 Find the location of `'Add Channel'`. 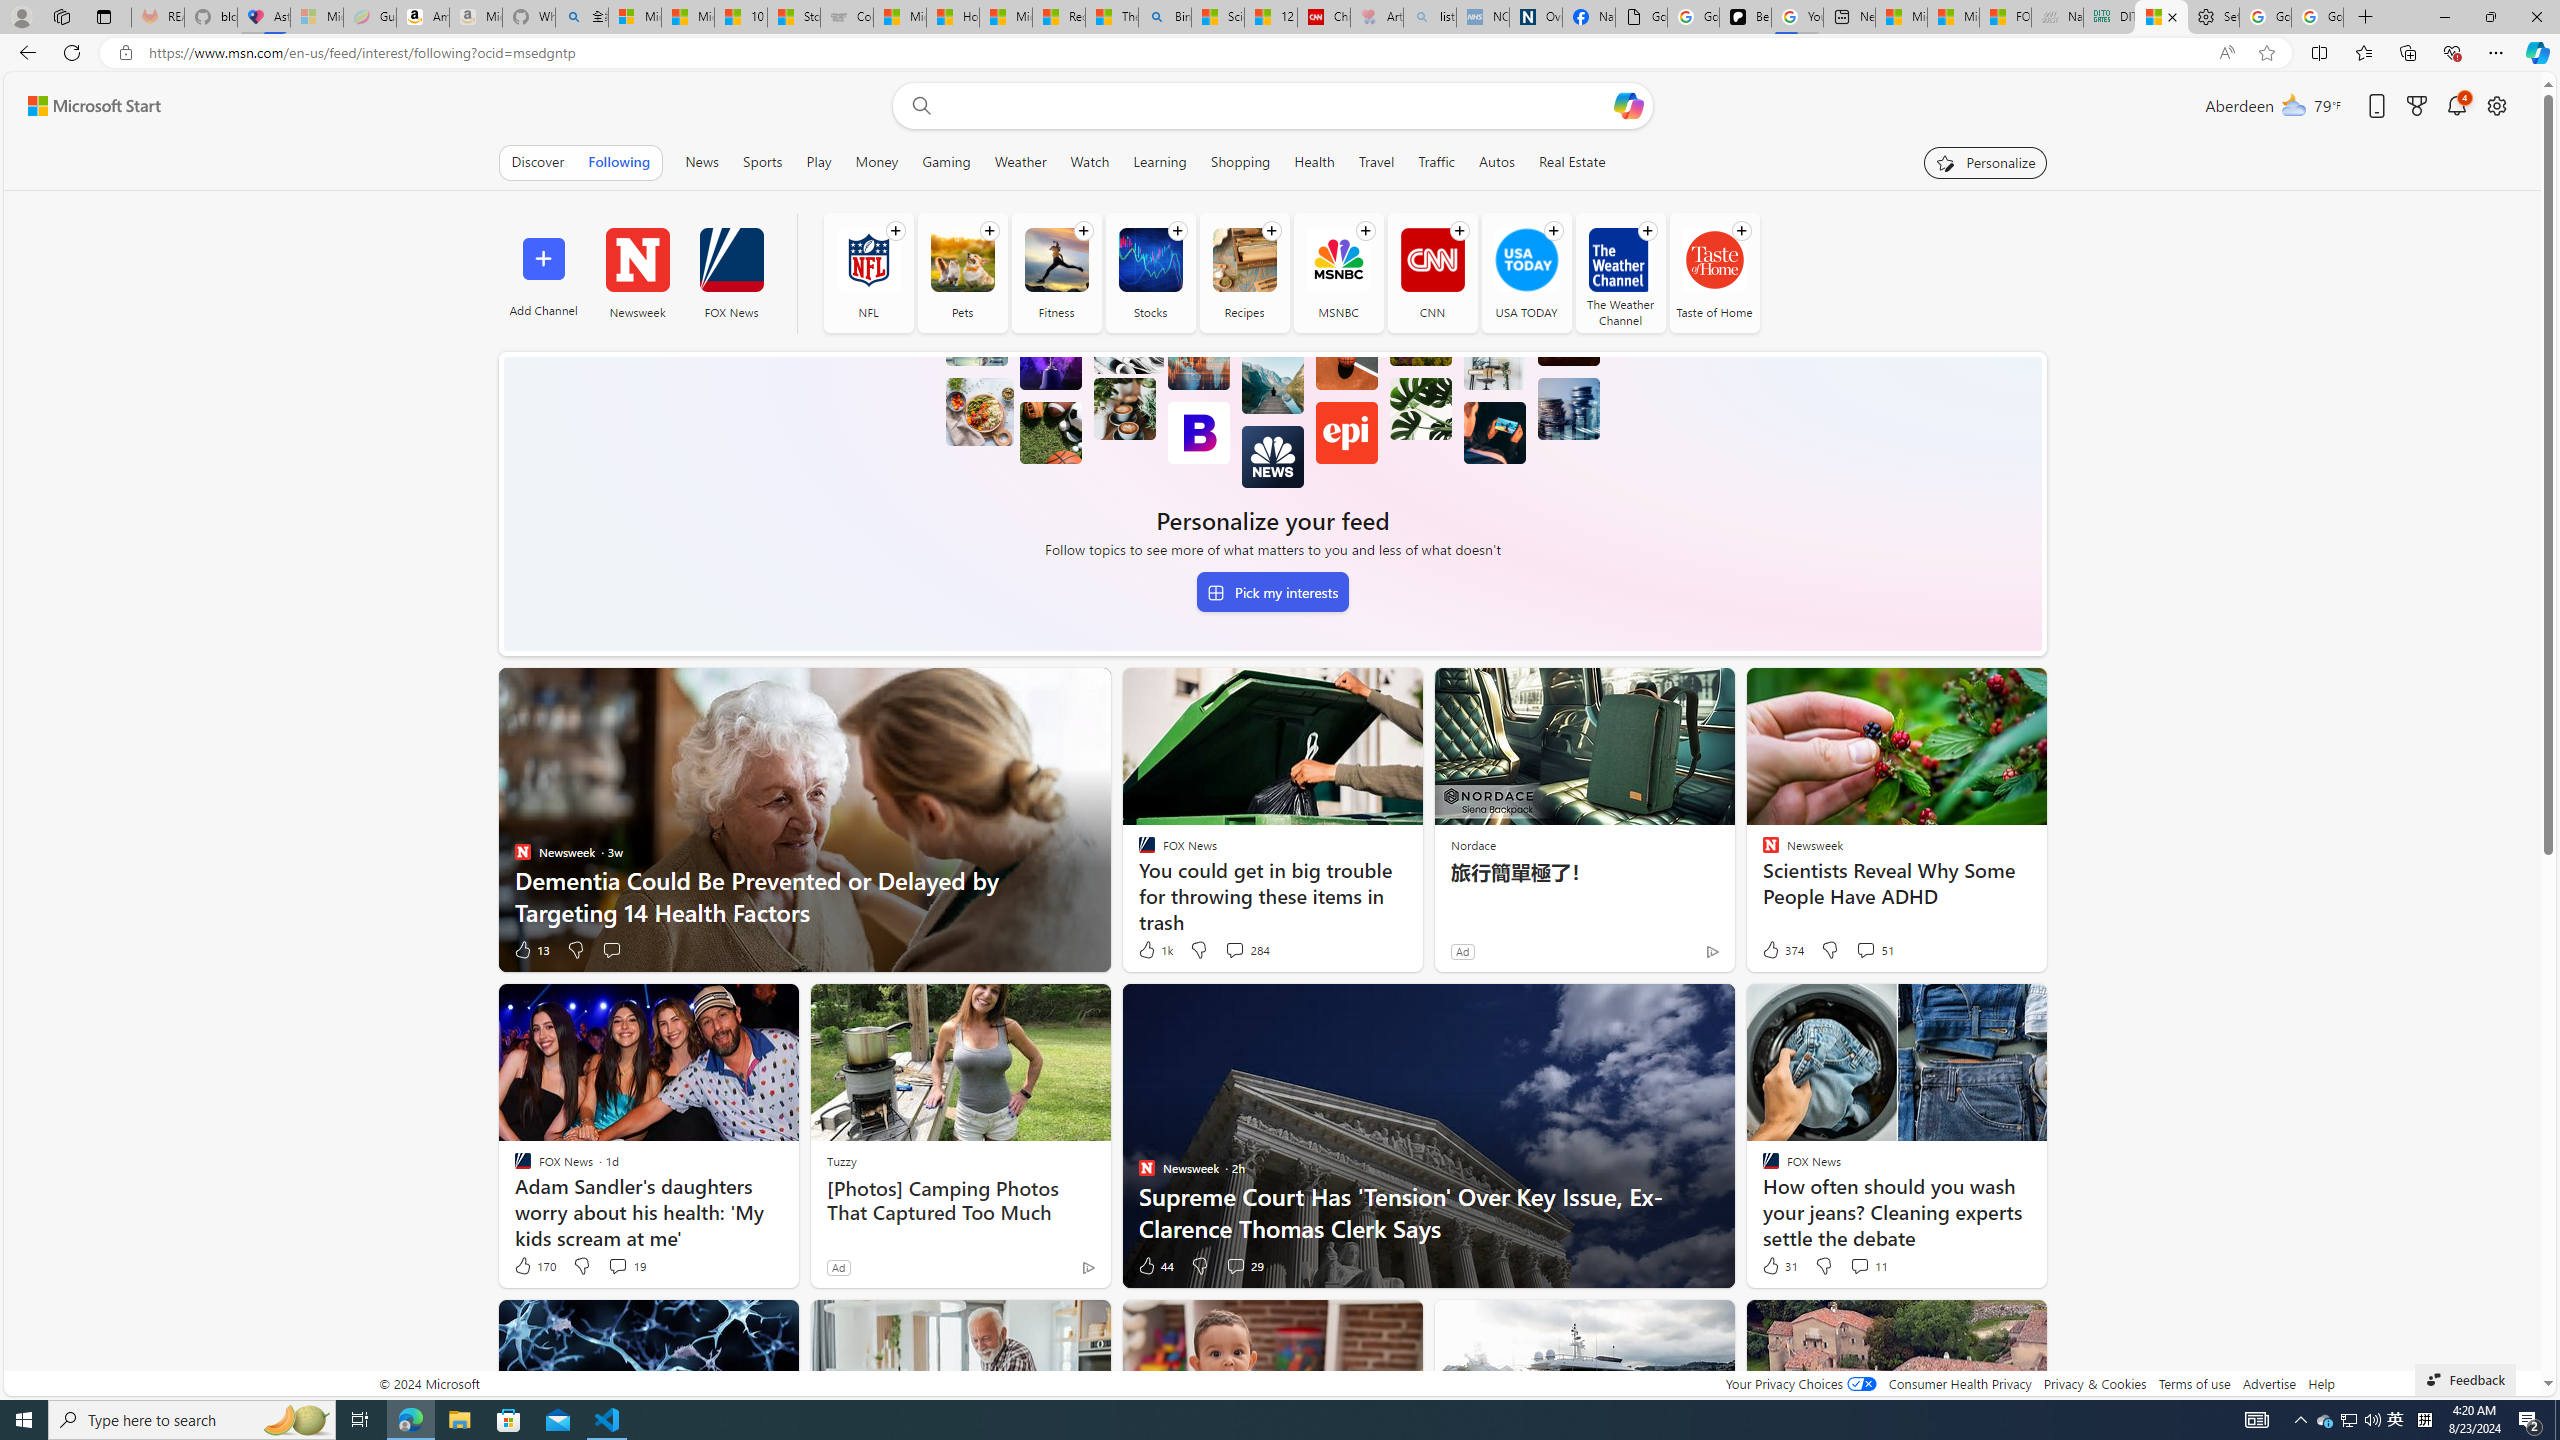

'Add Channel' is located at coordinates (543, 271).